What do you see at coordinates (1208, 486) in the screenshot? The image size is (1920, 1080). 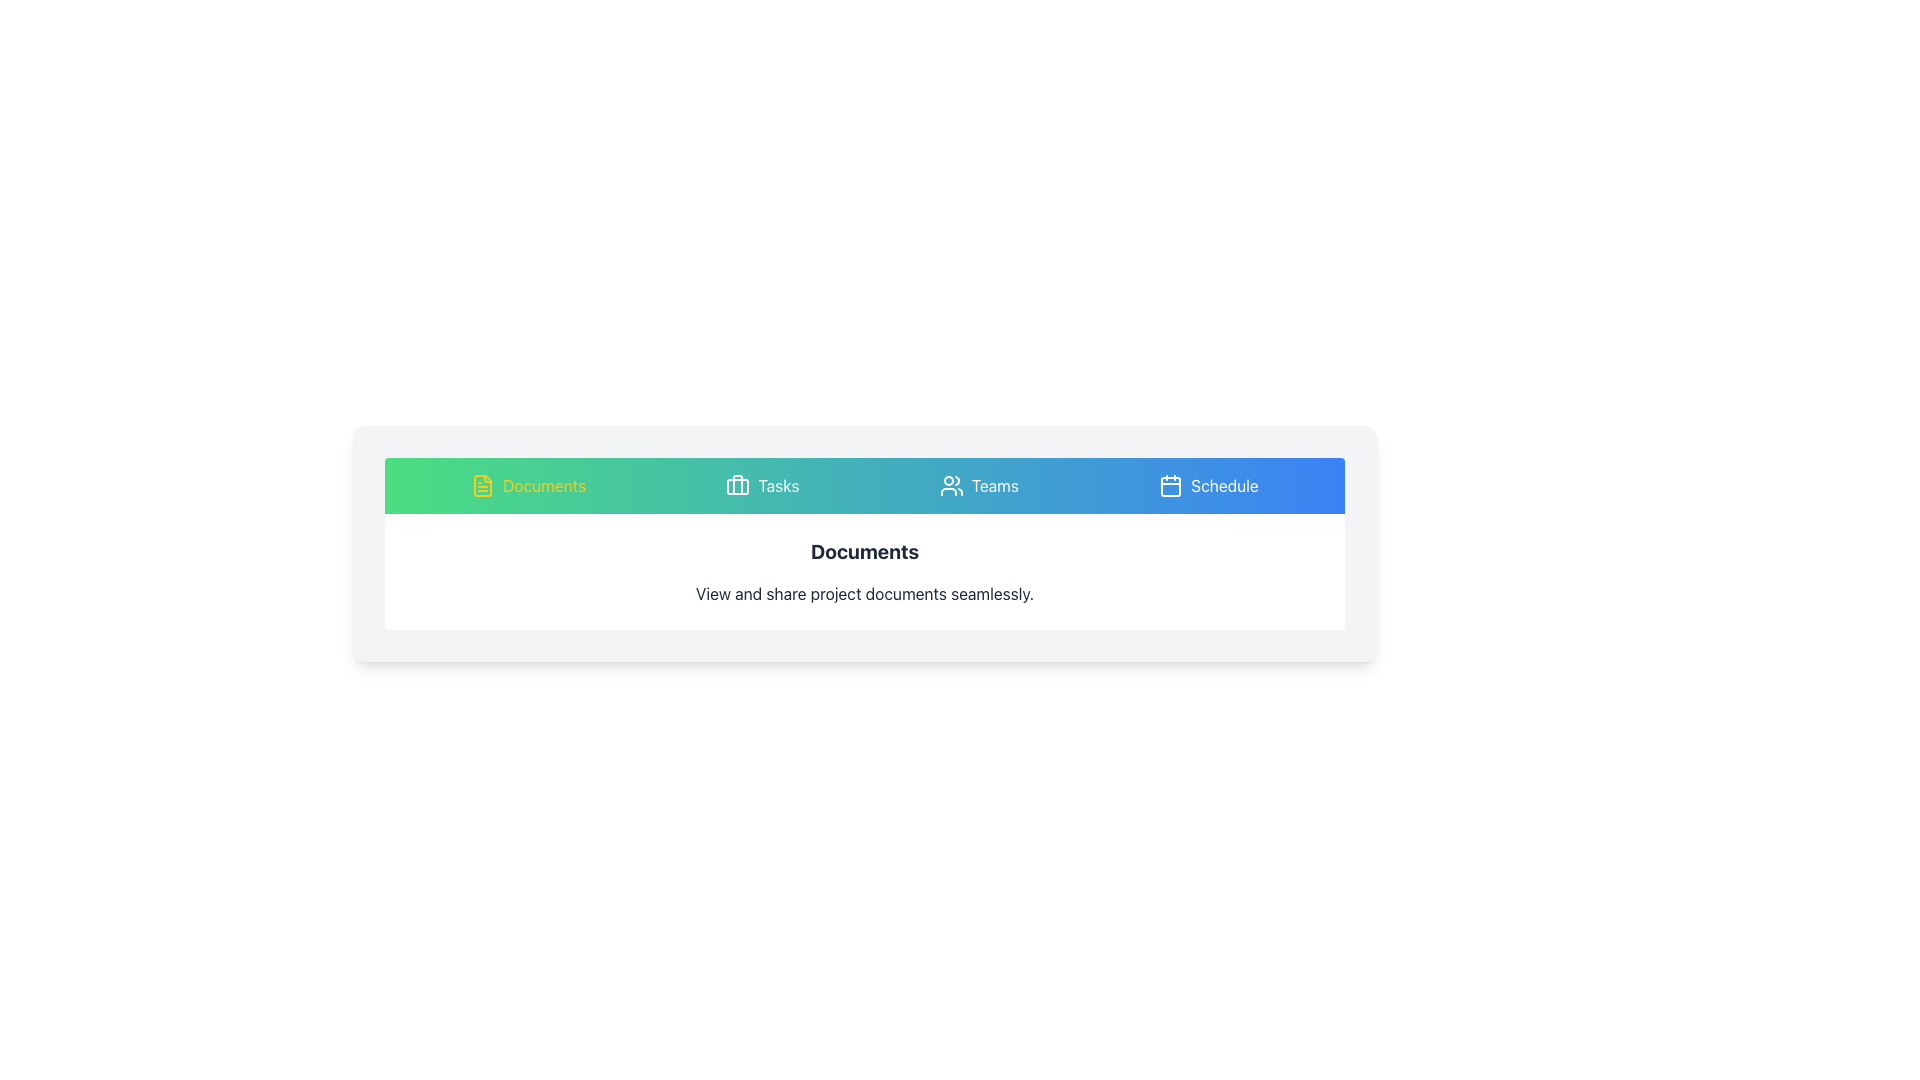 I see `the fourth navigation button on the right side of the horizontal navigation bar` at bounding box center [1208, 486].